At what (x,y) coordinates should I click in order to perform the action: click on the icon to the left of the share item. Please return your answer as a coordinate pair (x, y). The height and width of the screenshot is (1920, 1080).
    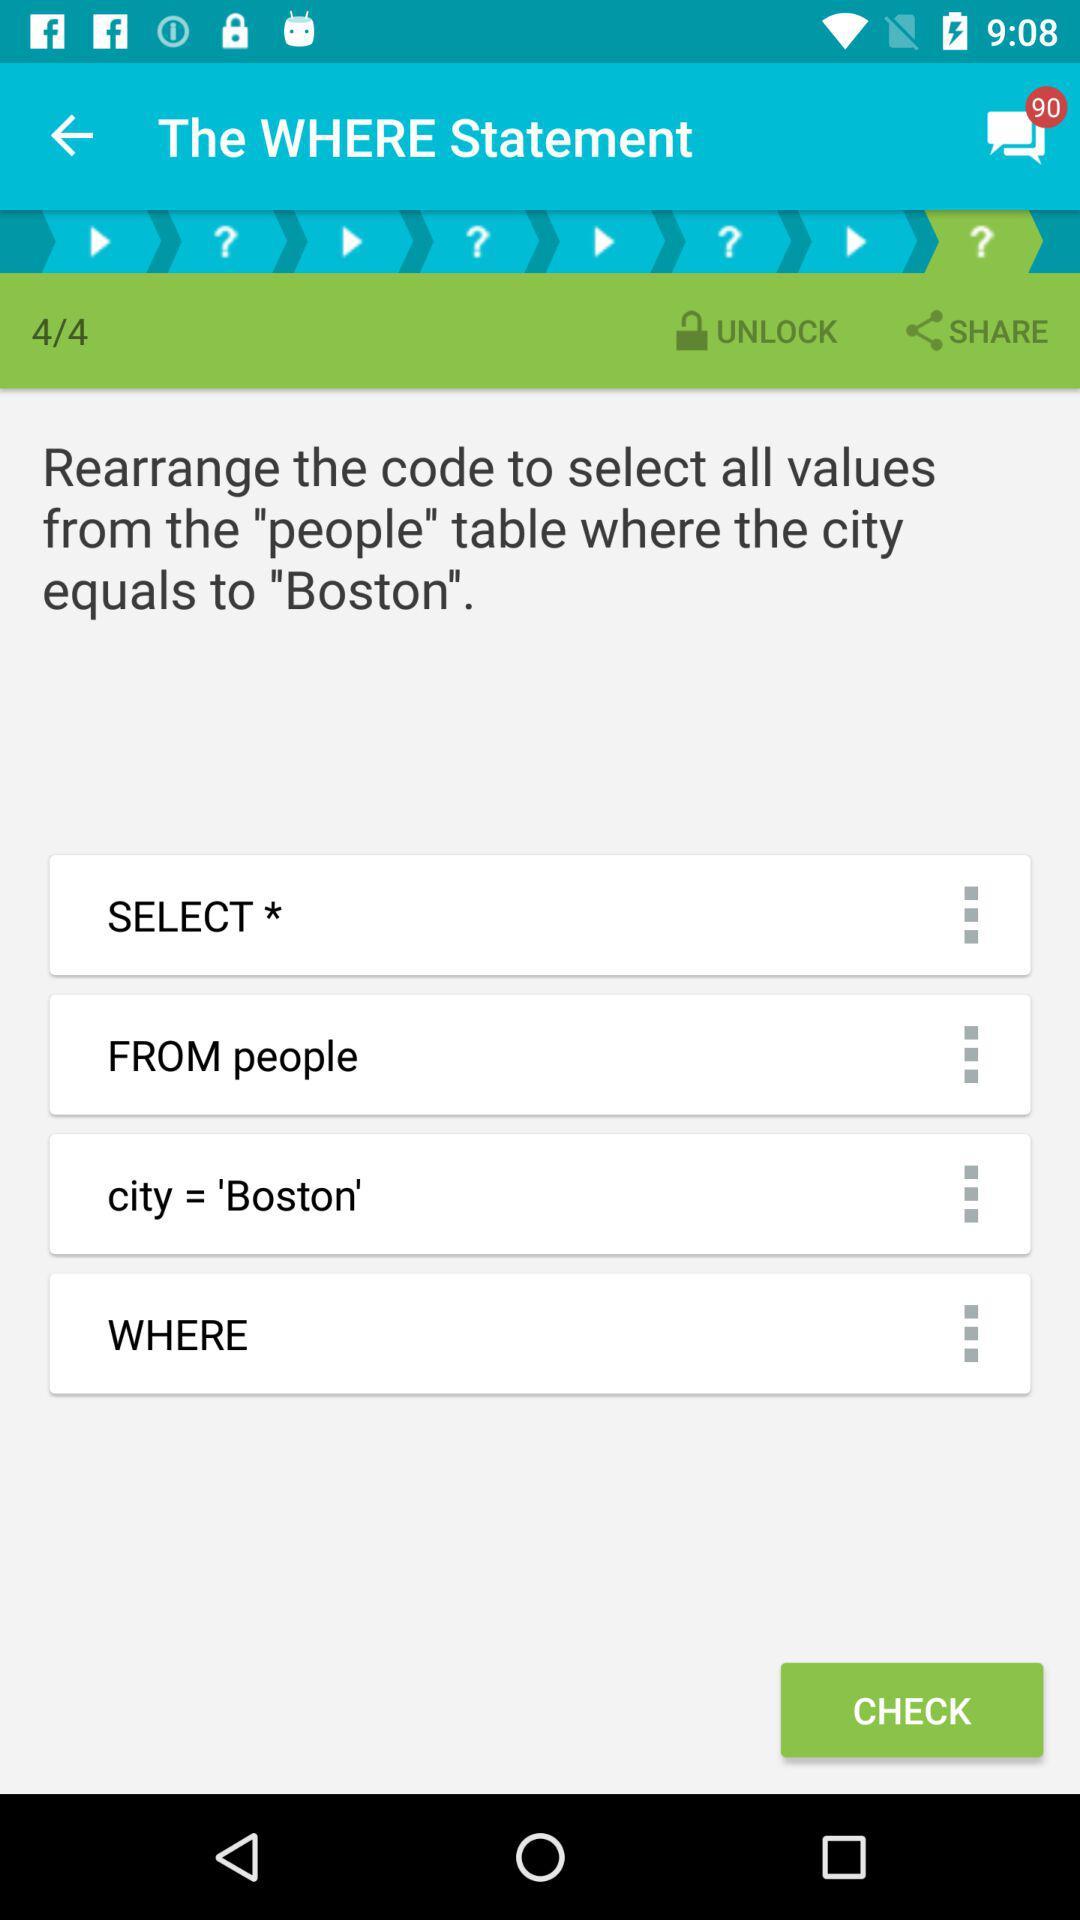
    Looking at the image, I should click on (752, 330).